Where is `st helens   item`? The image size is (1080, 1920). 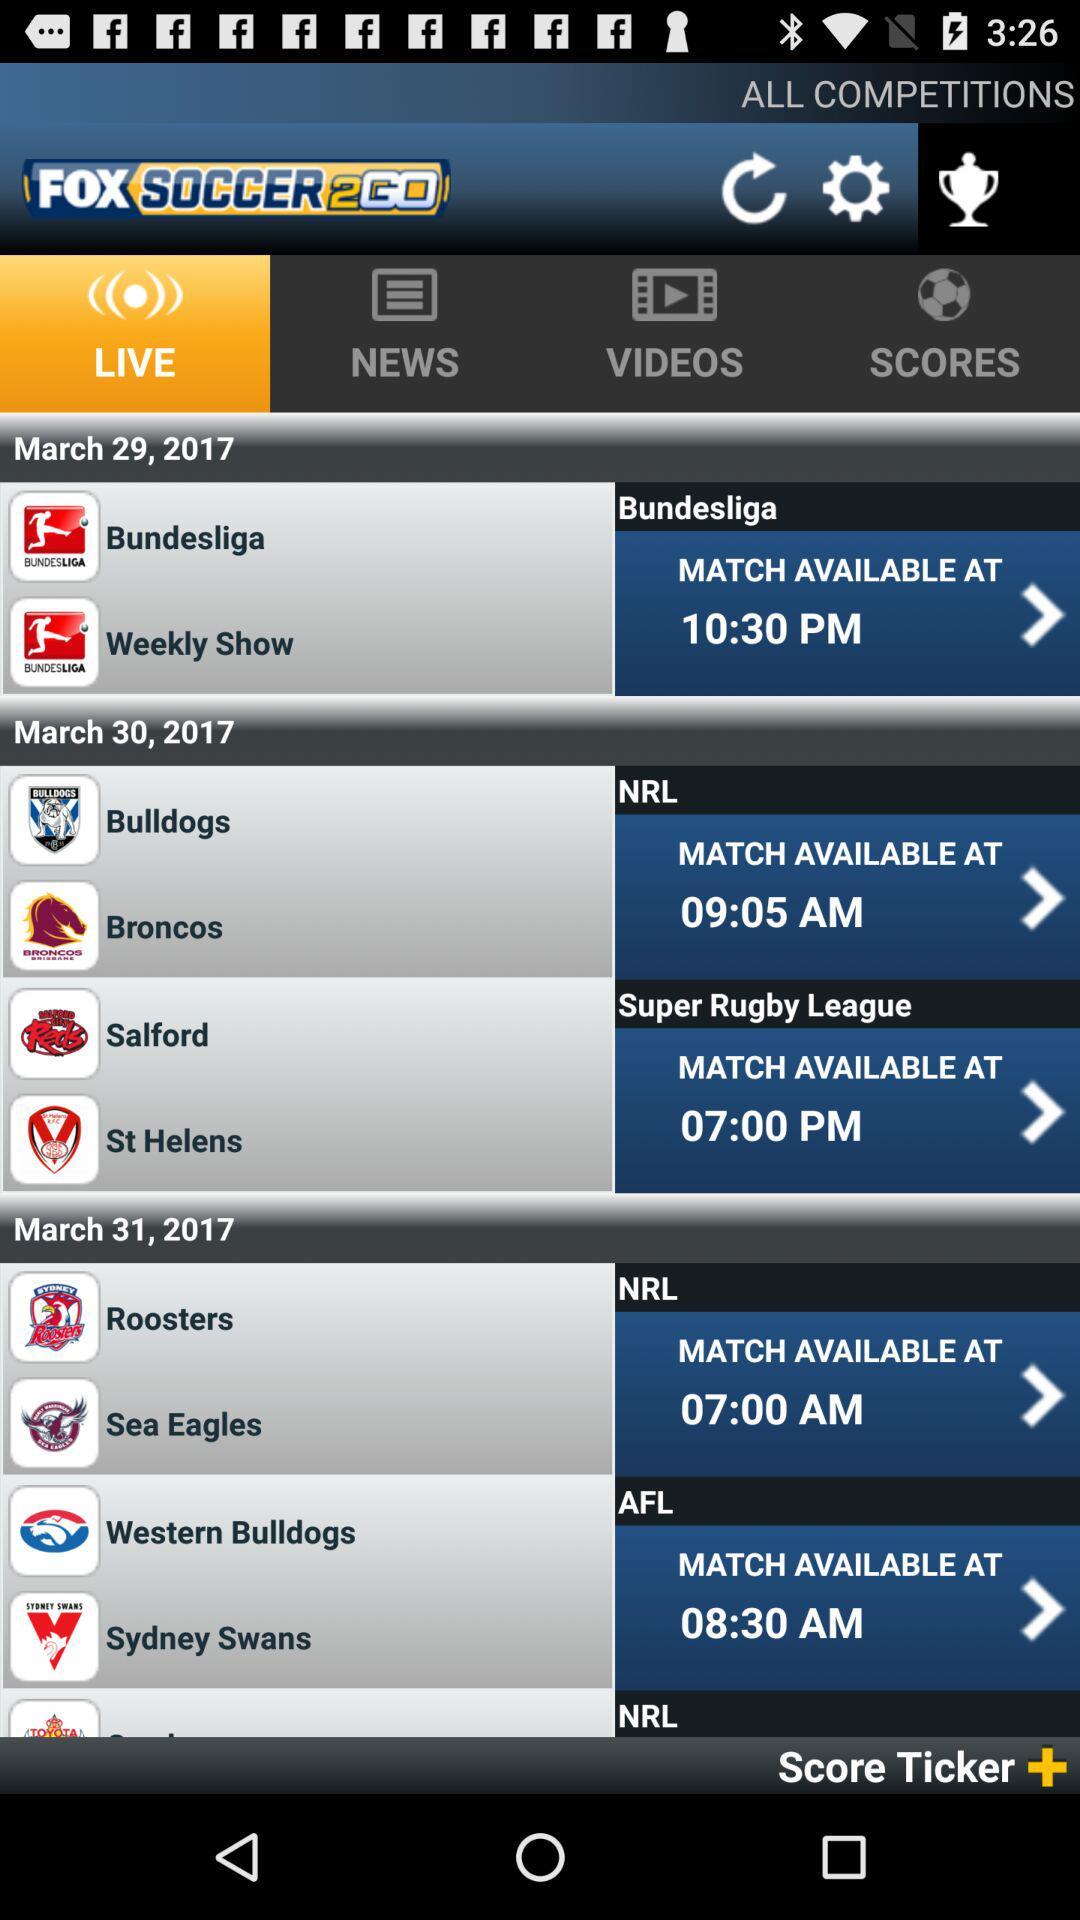
st helens   item is located at coordinates (181, 1139).